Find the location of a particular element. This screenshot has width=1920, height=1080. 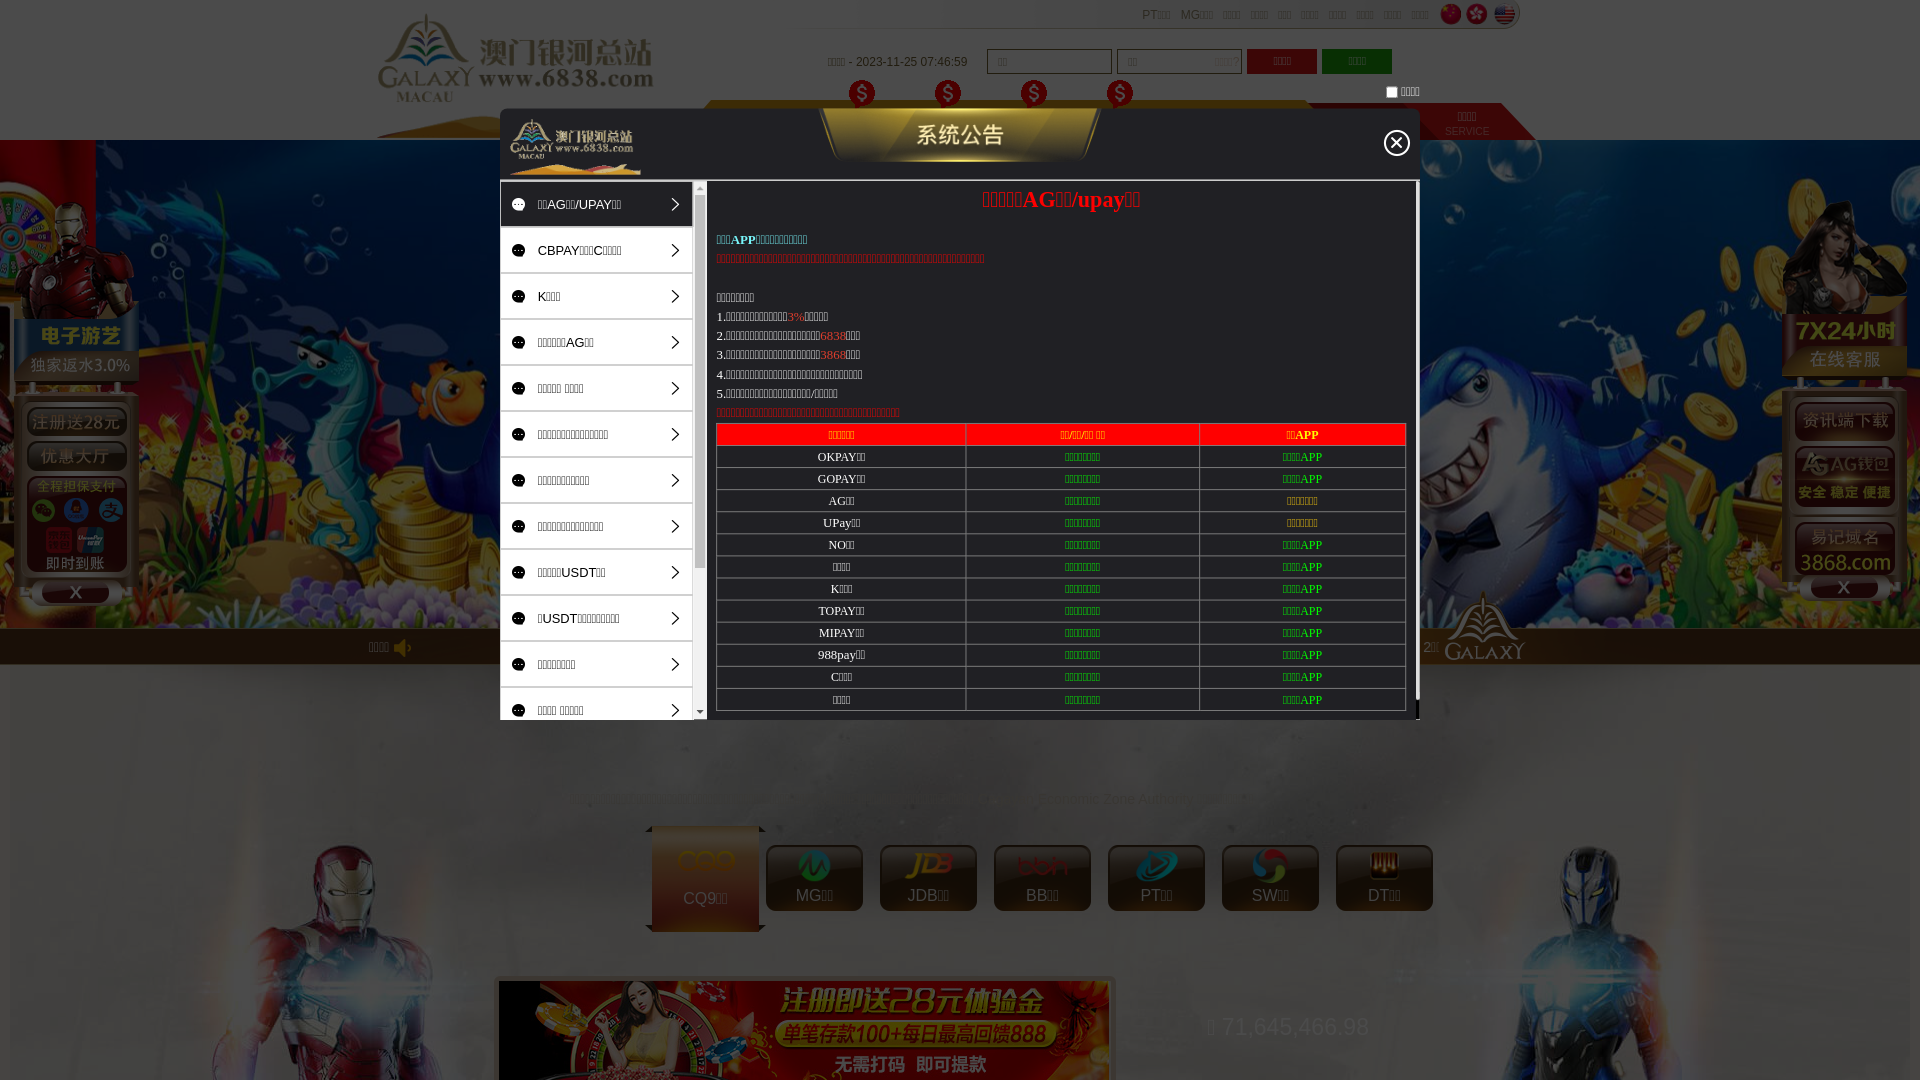

'English' is located at coordinates (1503, 14).